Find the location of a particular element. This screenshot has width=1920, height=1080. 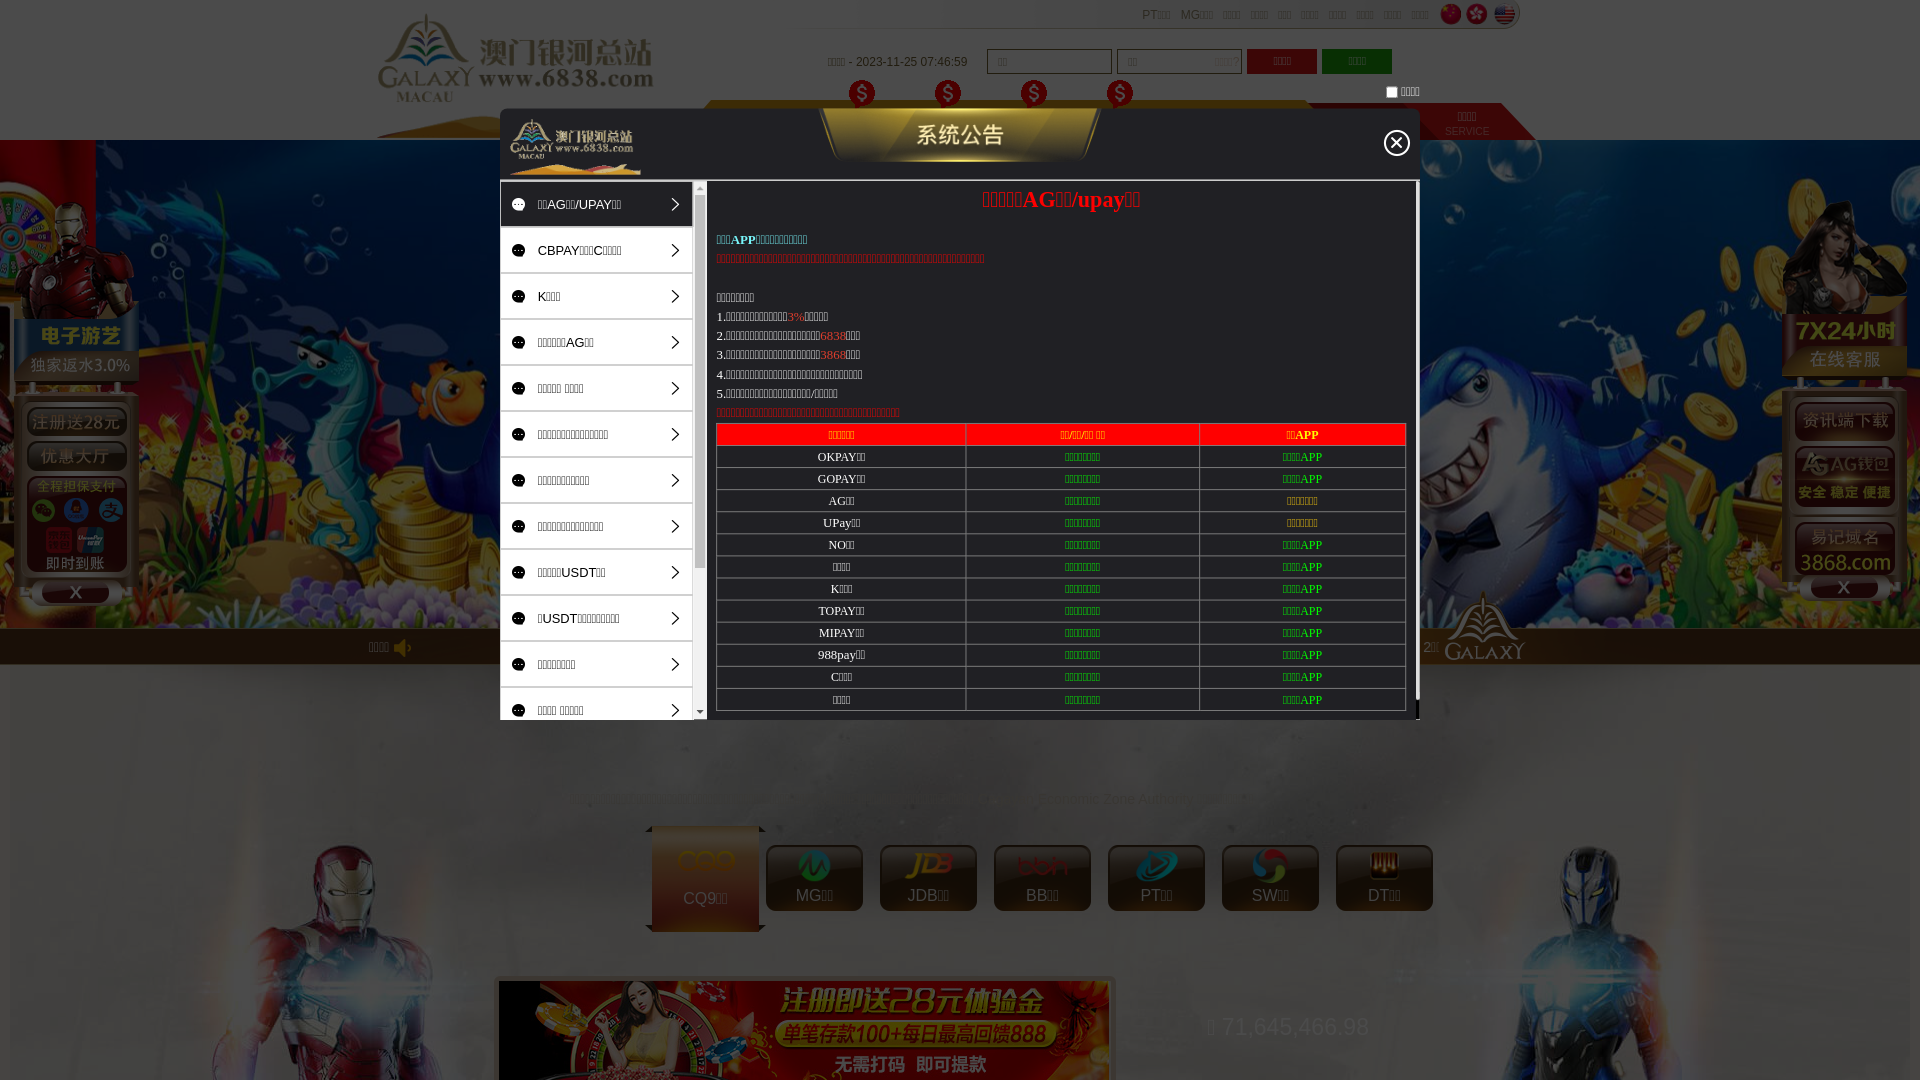

'English' is located at coordinates (1503, 14).